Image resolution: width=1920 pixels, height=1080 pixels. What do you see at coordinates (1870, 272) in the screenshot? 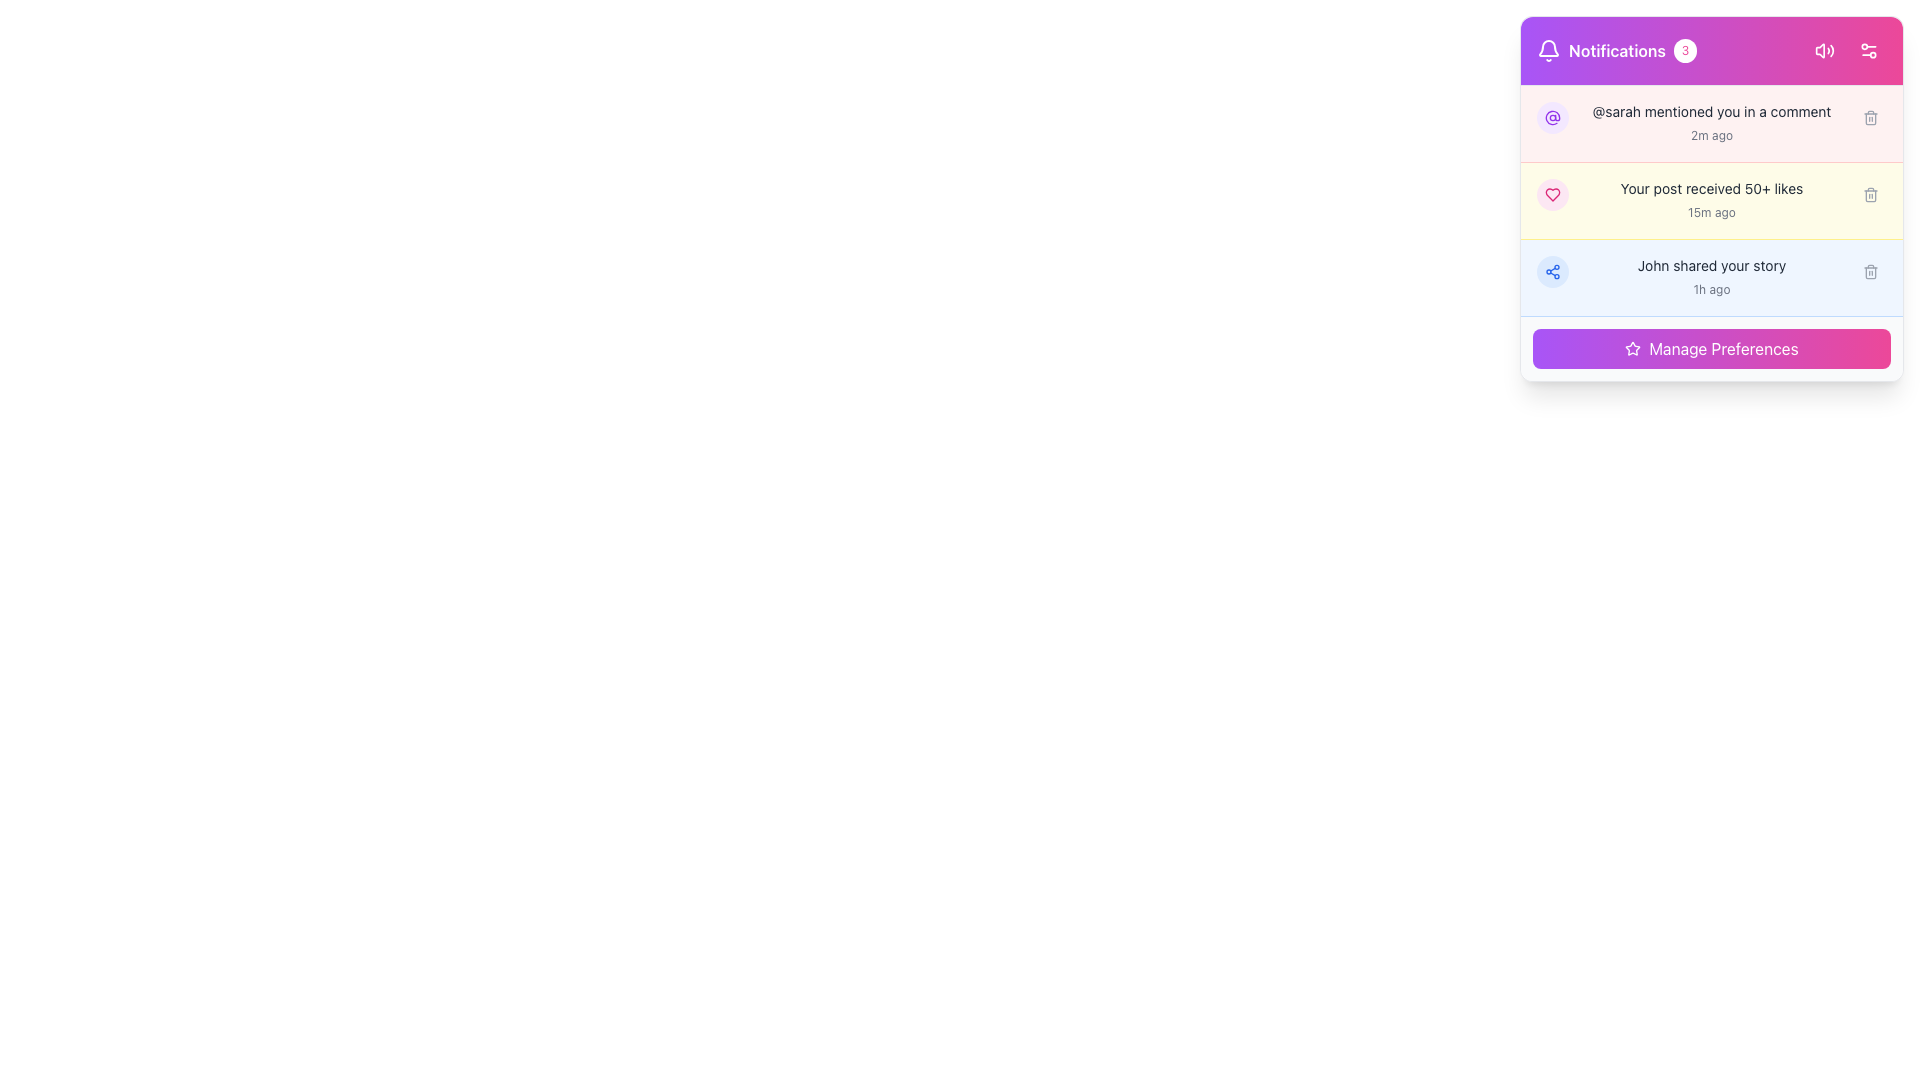
I see `the trashcan icon representing the delete action` at bounding box center [1870, 272].